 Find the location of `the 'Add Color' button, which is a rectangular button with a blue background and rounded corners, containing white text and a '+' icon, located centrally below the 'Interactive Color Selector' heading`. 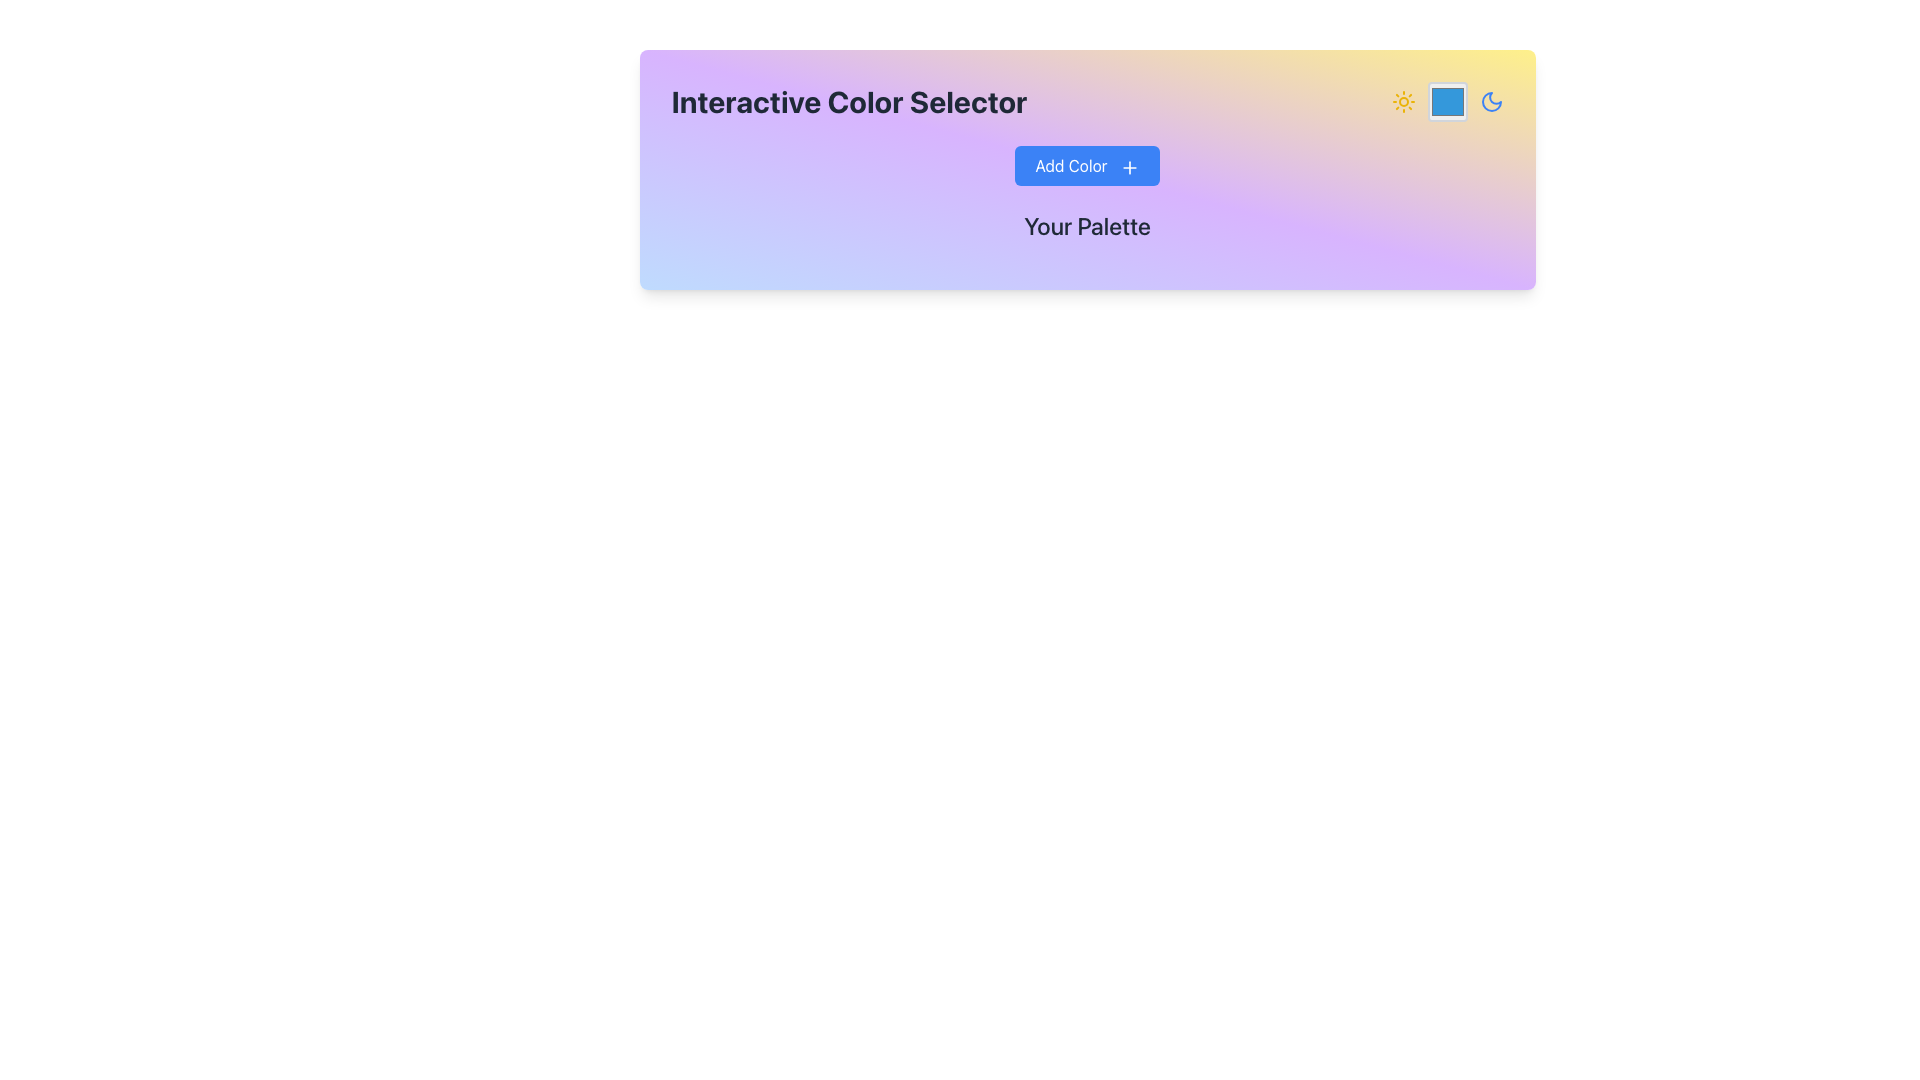

the 'Add Color' button, which is a rectangular button with a blue background and rounded corners, containing white text and a '+' icon, located centrally below the 'Interactive Color Selector' heading is located at coordinates (1086, 164).